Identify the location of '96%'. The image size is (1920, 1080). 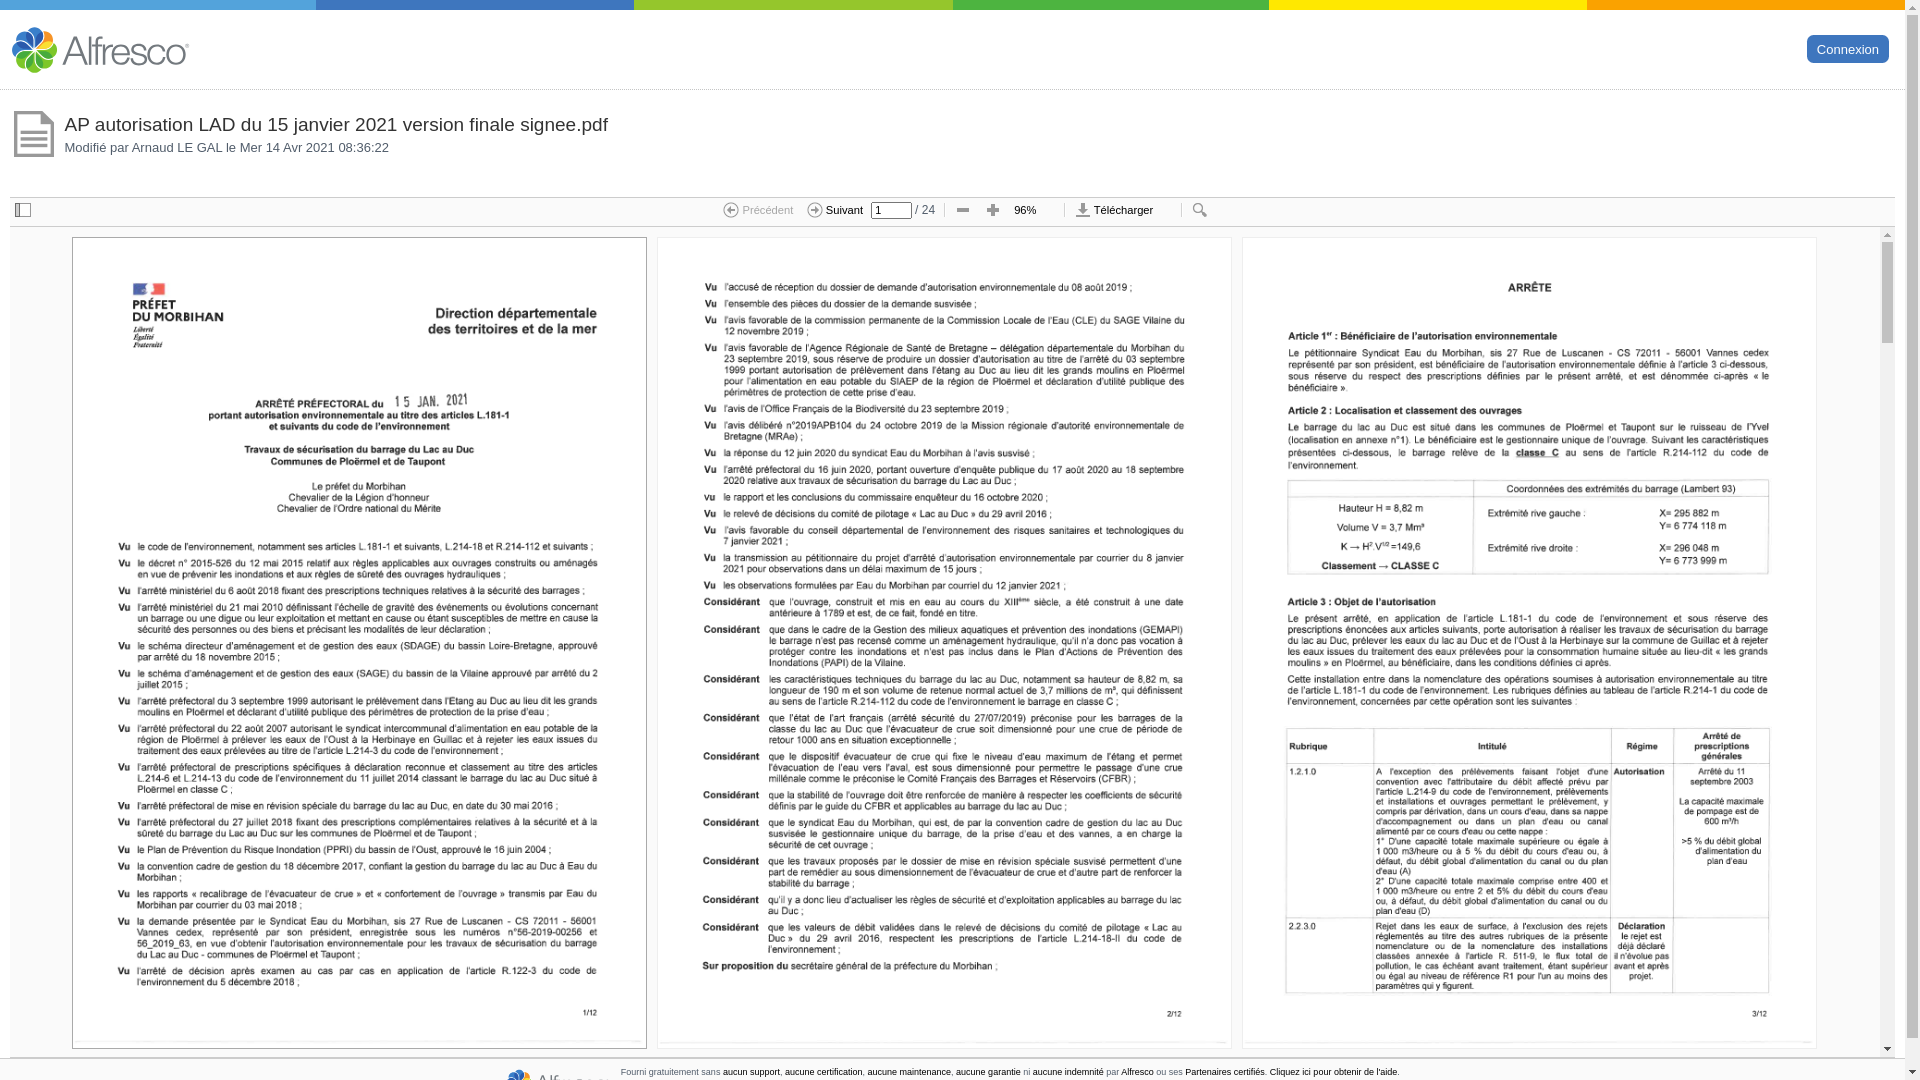
(1033, 211).